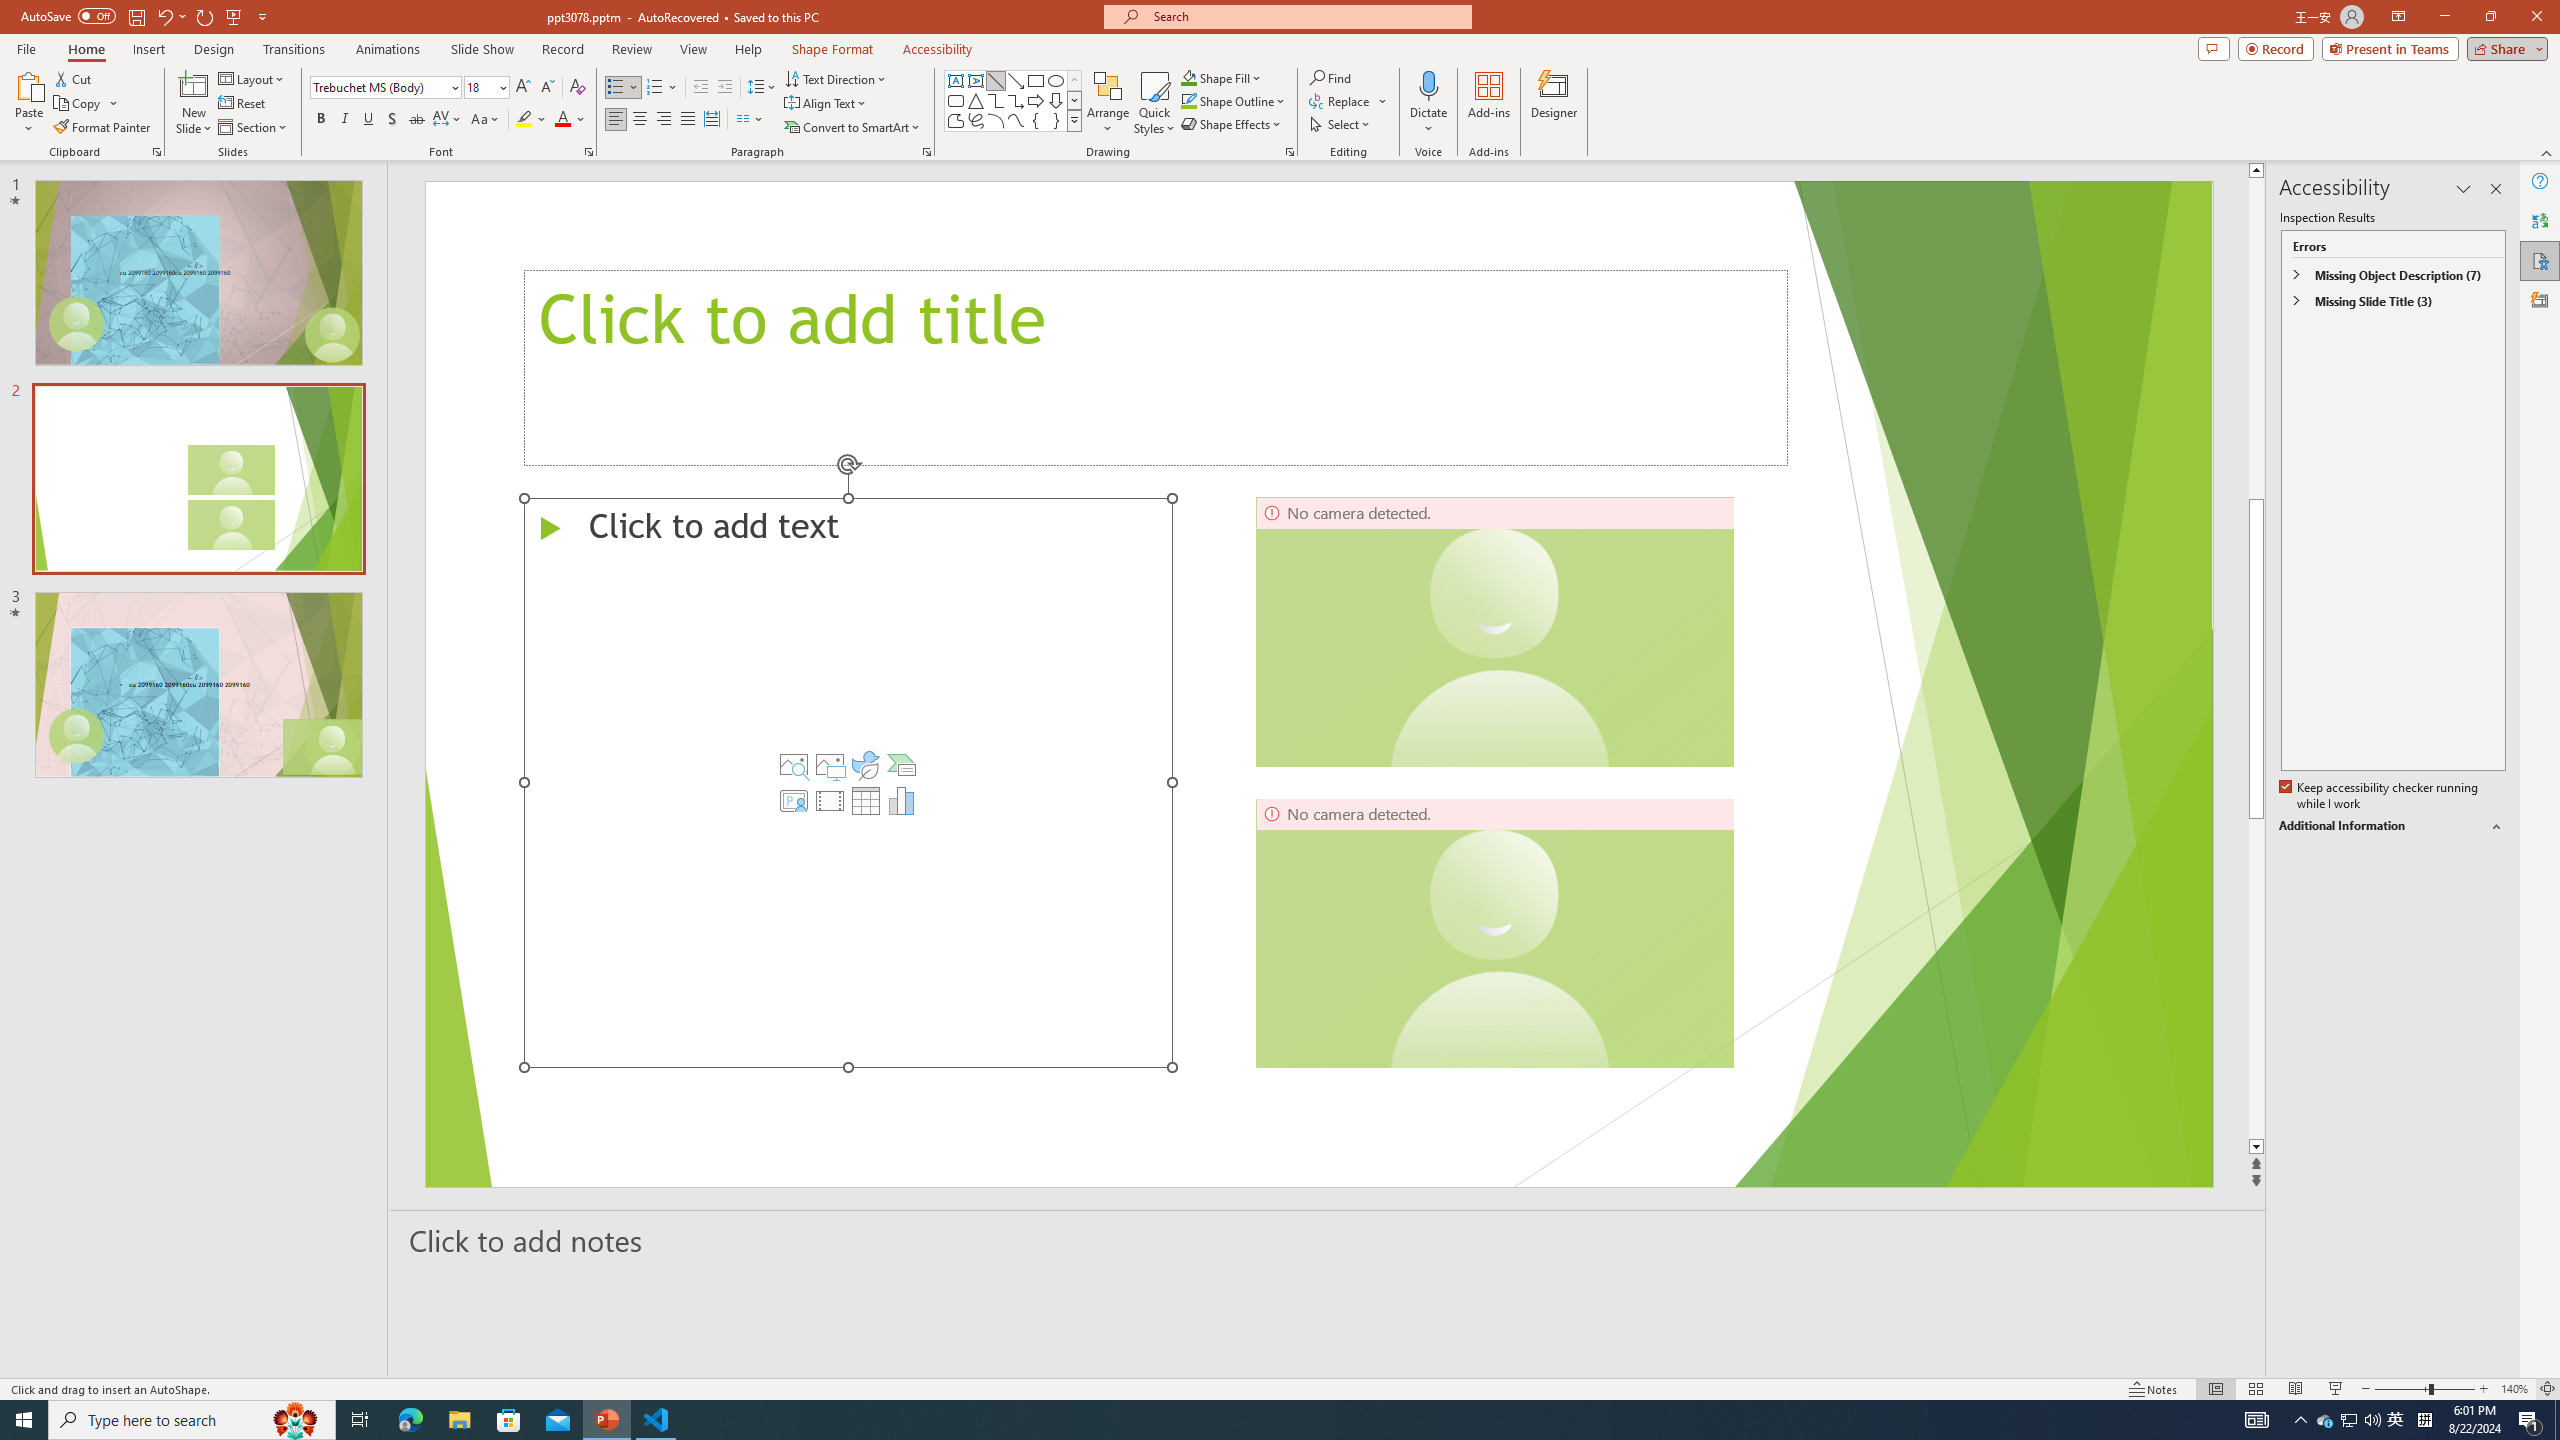 The height and width of the screenshot is (1440, 2560). What do you see at coordinates (828, 800) in the screenshot?
I see `'Insert Video'` at bounding box center [828, 800].